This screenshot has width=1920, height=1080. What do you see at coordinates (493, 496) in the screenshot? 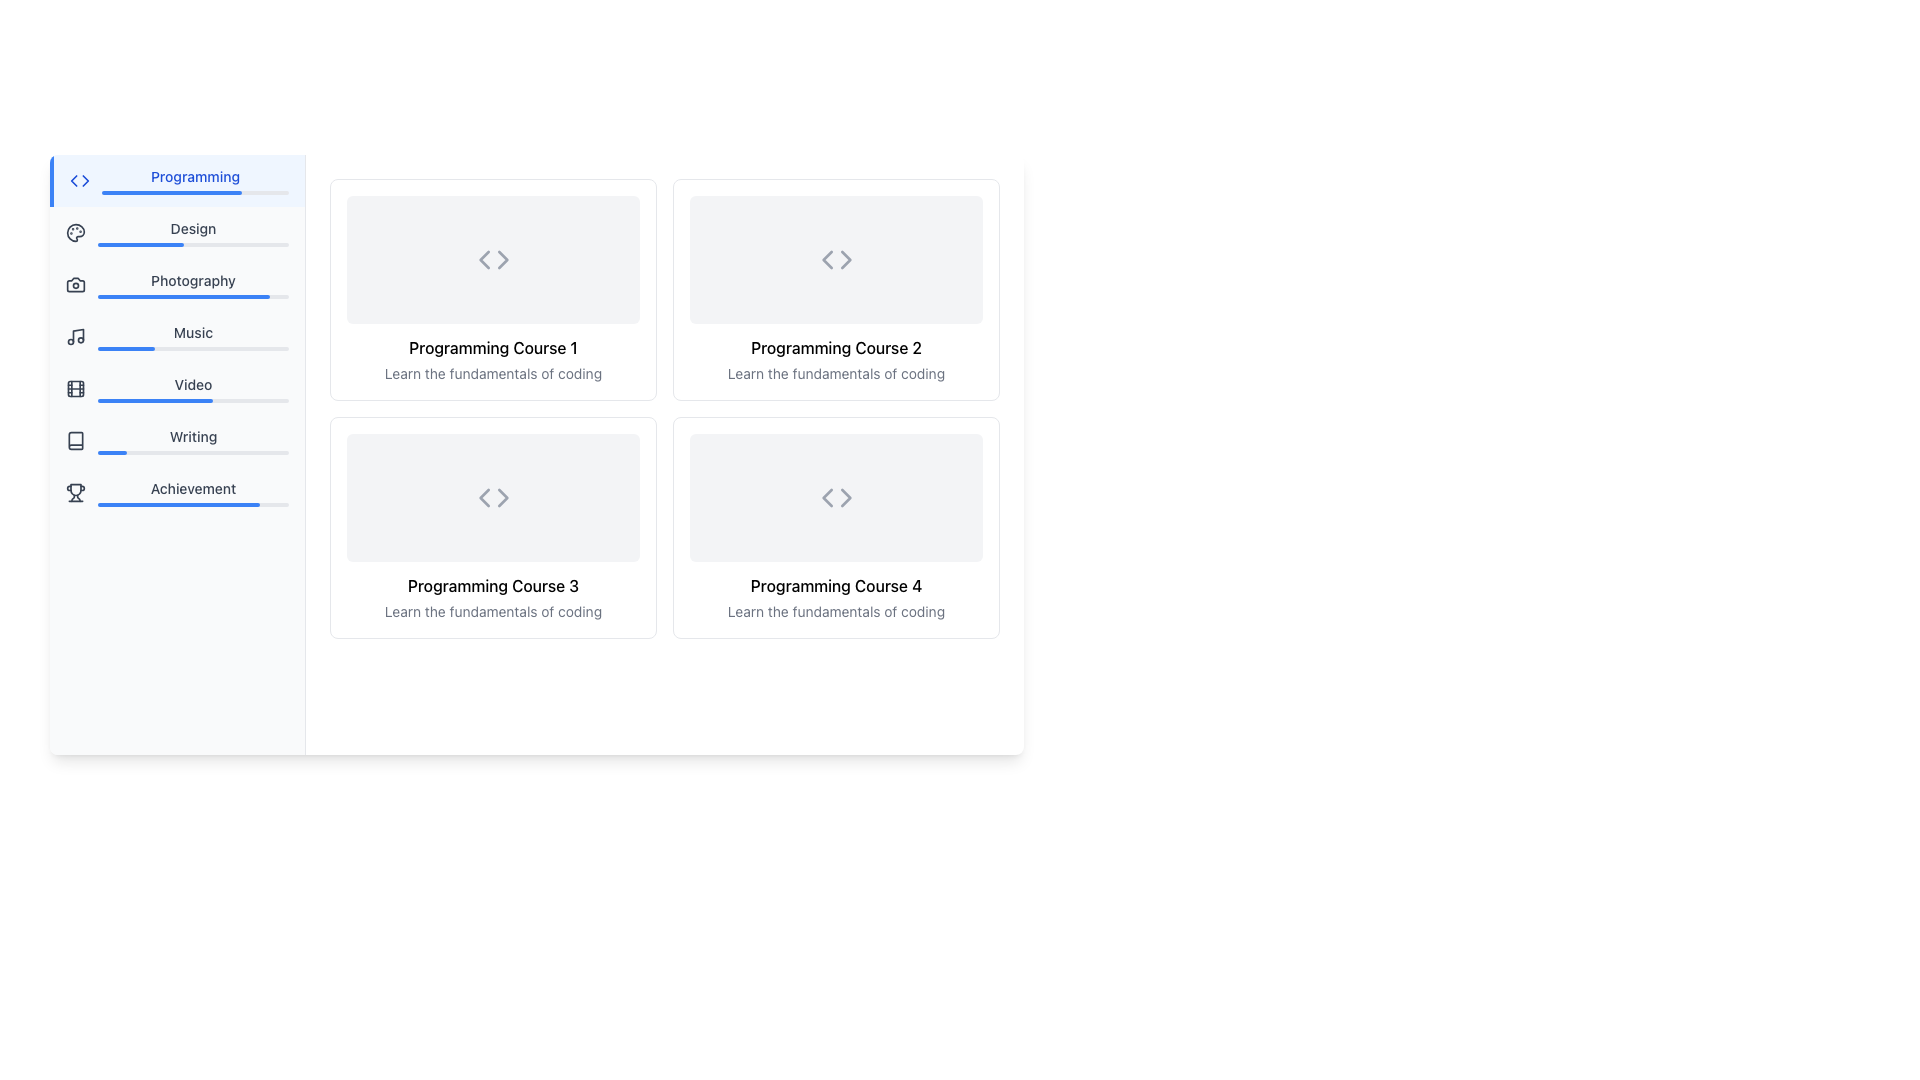
I see `the coding icon centered within the 'Programming Course 3' card, which is the third item in a grid of programming course cards` at bounding box center [493, 496].